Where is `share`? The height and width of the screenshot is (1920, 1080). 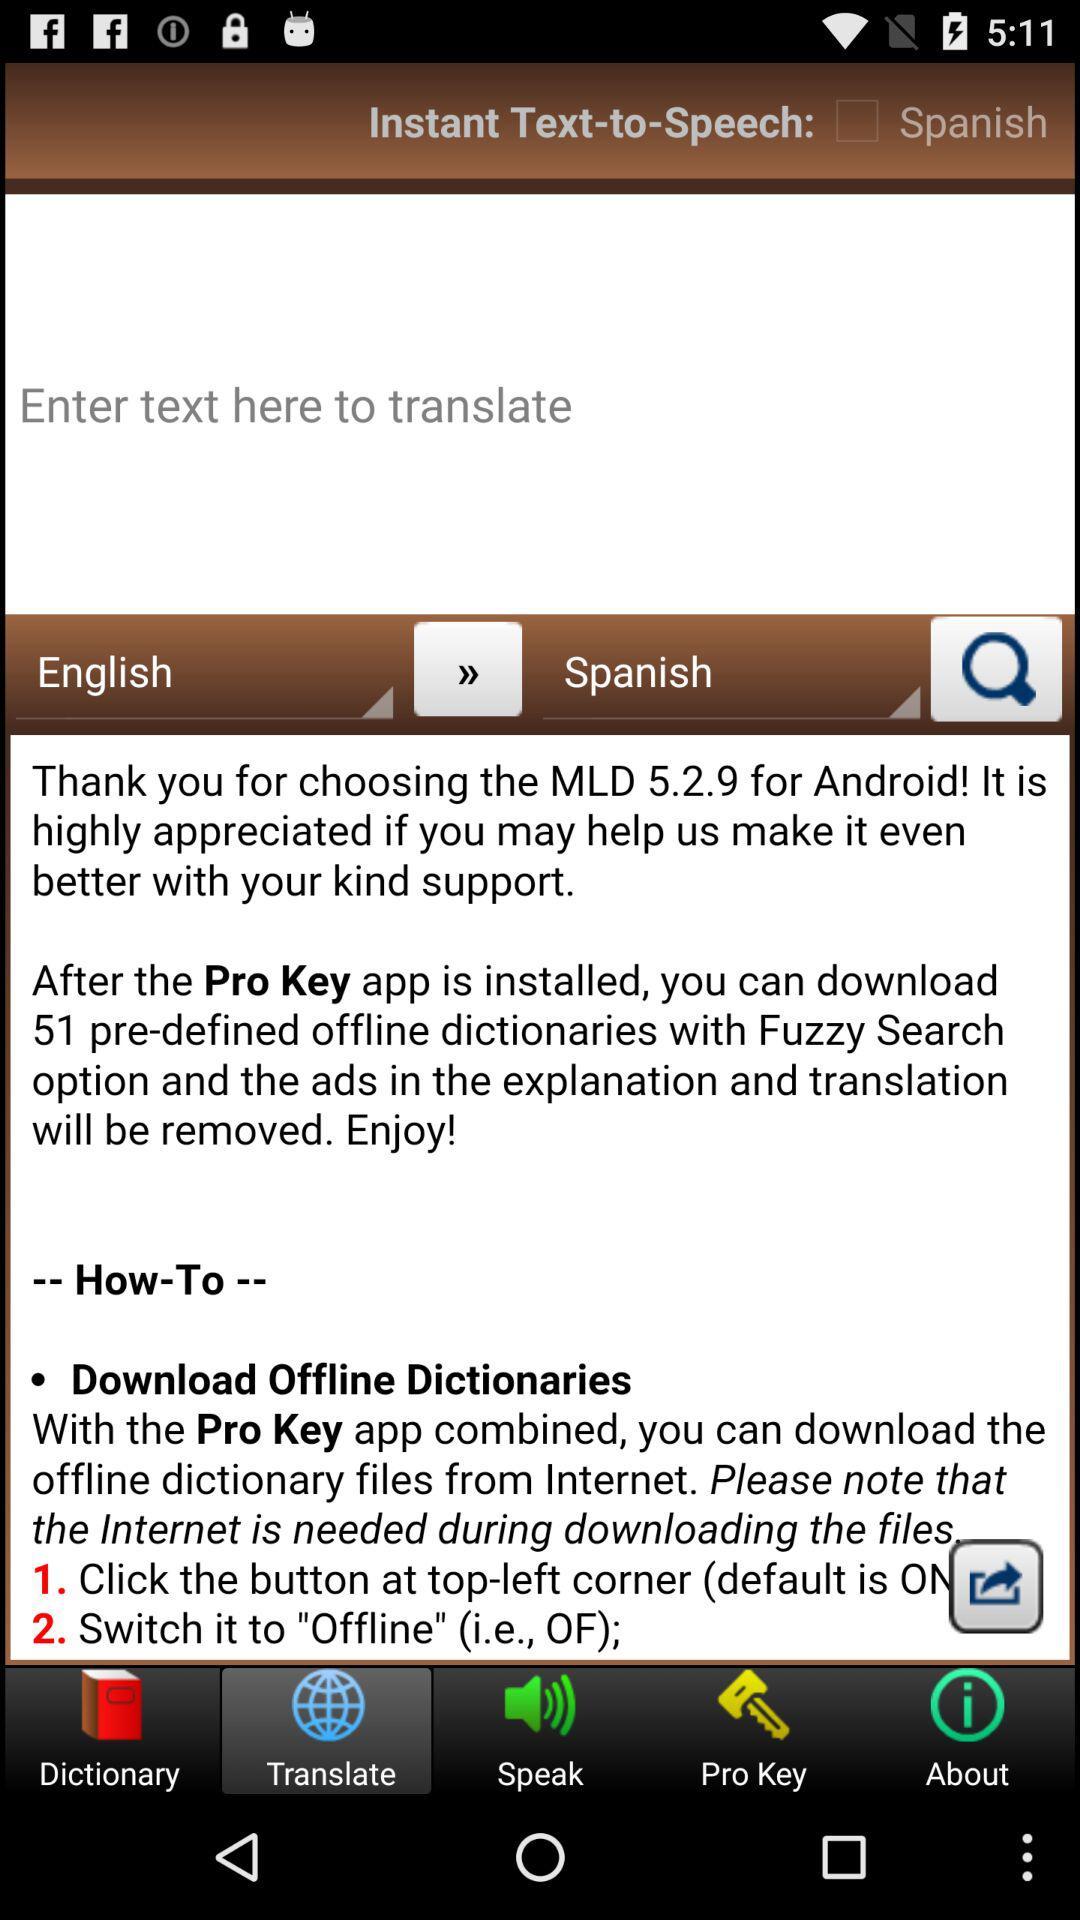 share is located at coordinates (995, 1585).